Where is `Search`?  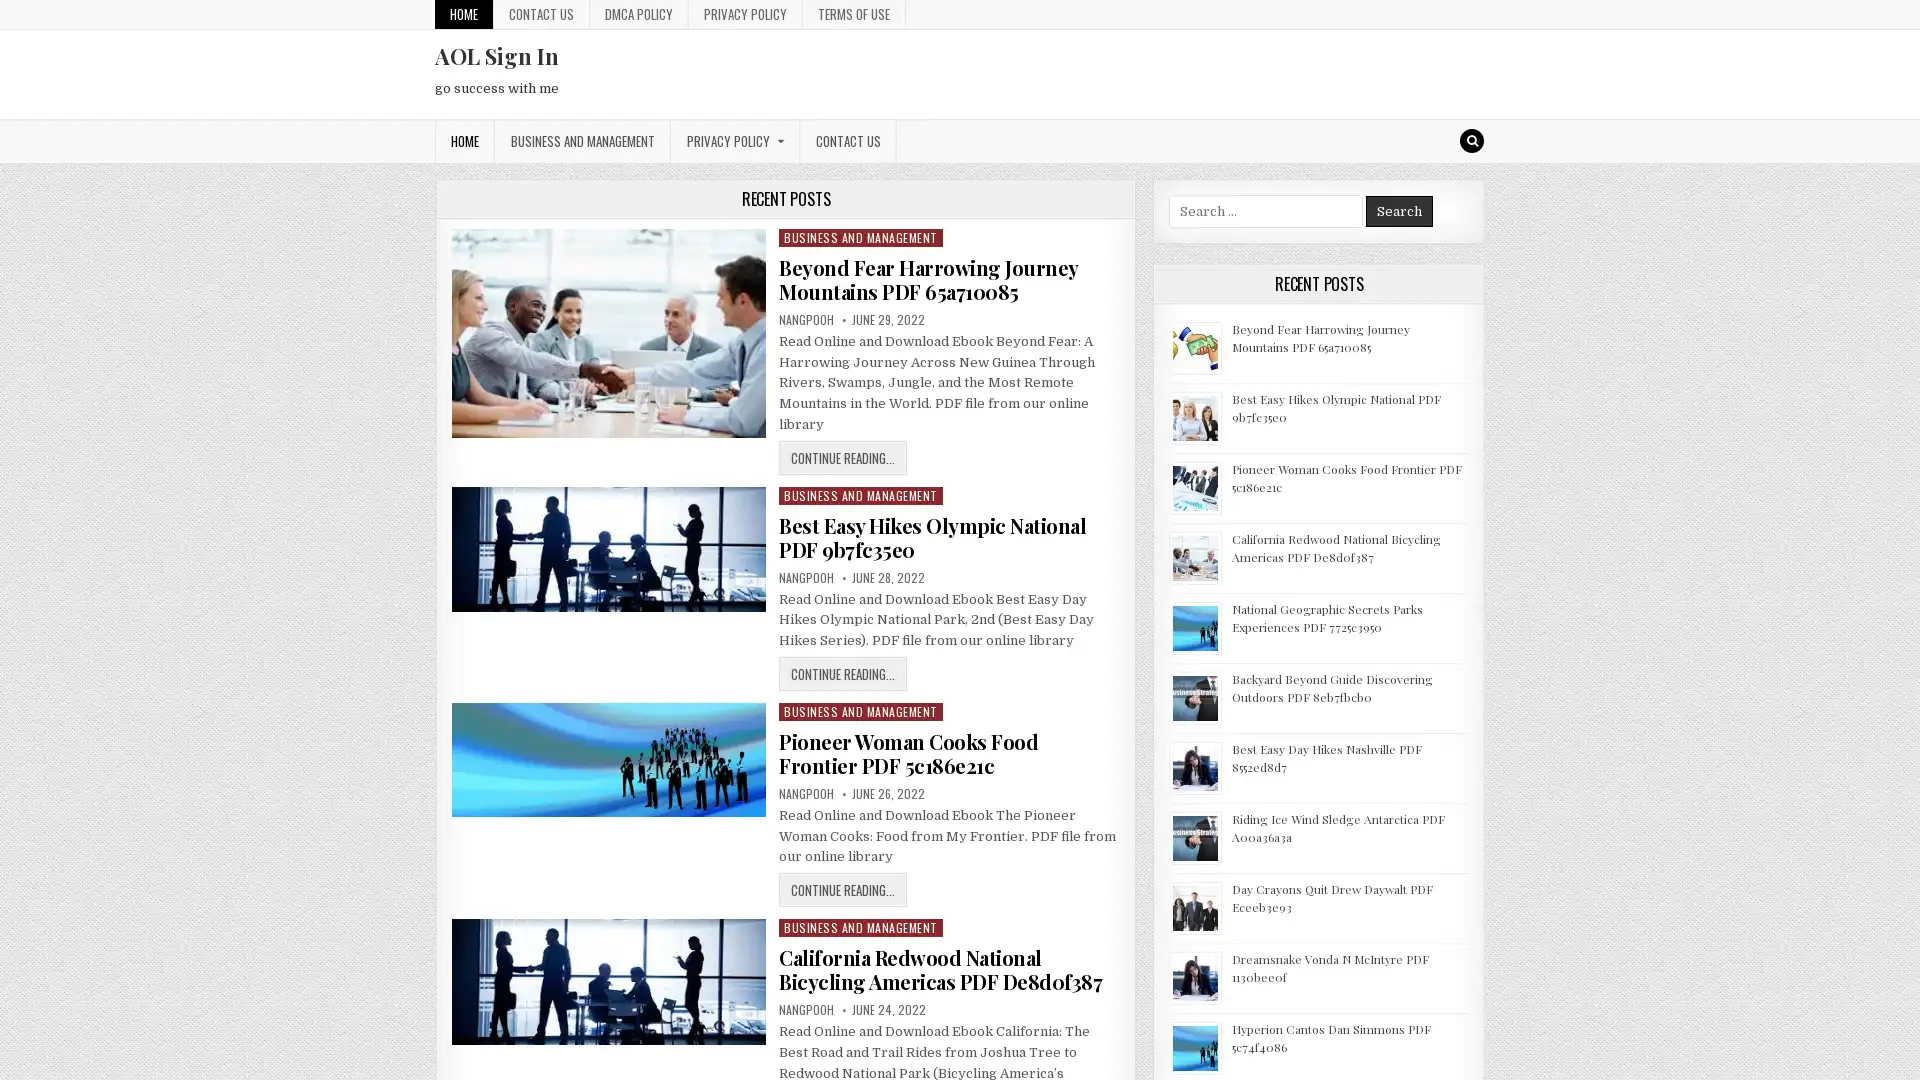 Search is located at coordinates (1398, 211).